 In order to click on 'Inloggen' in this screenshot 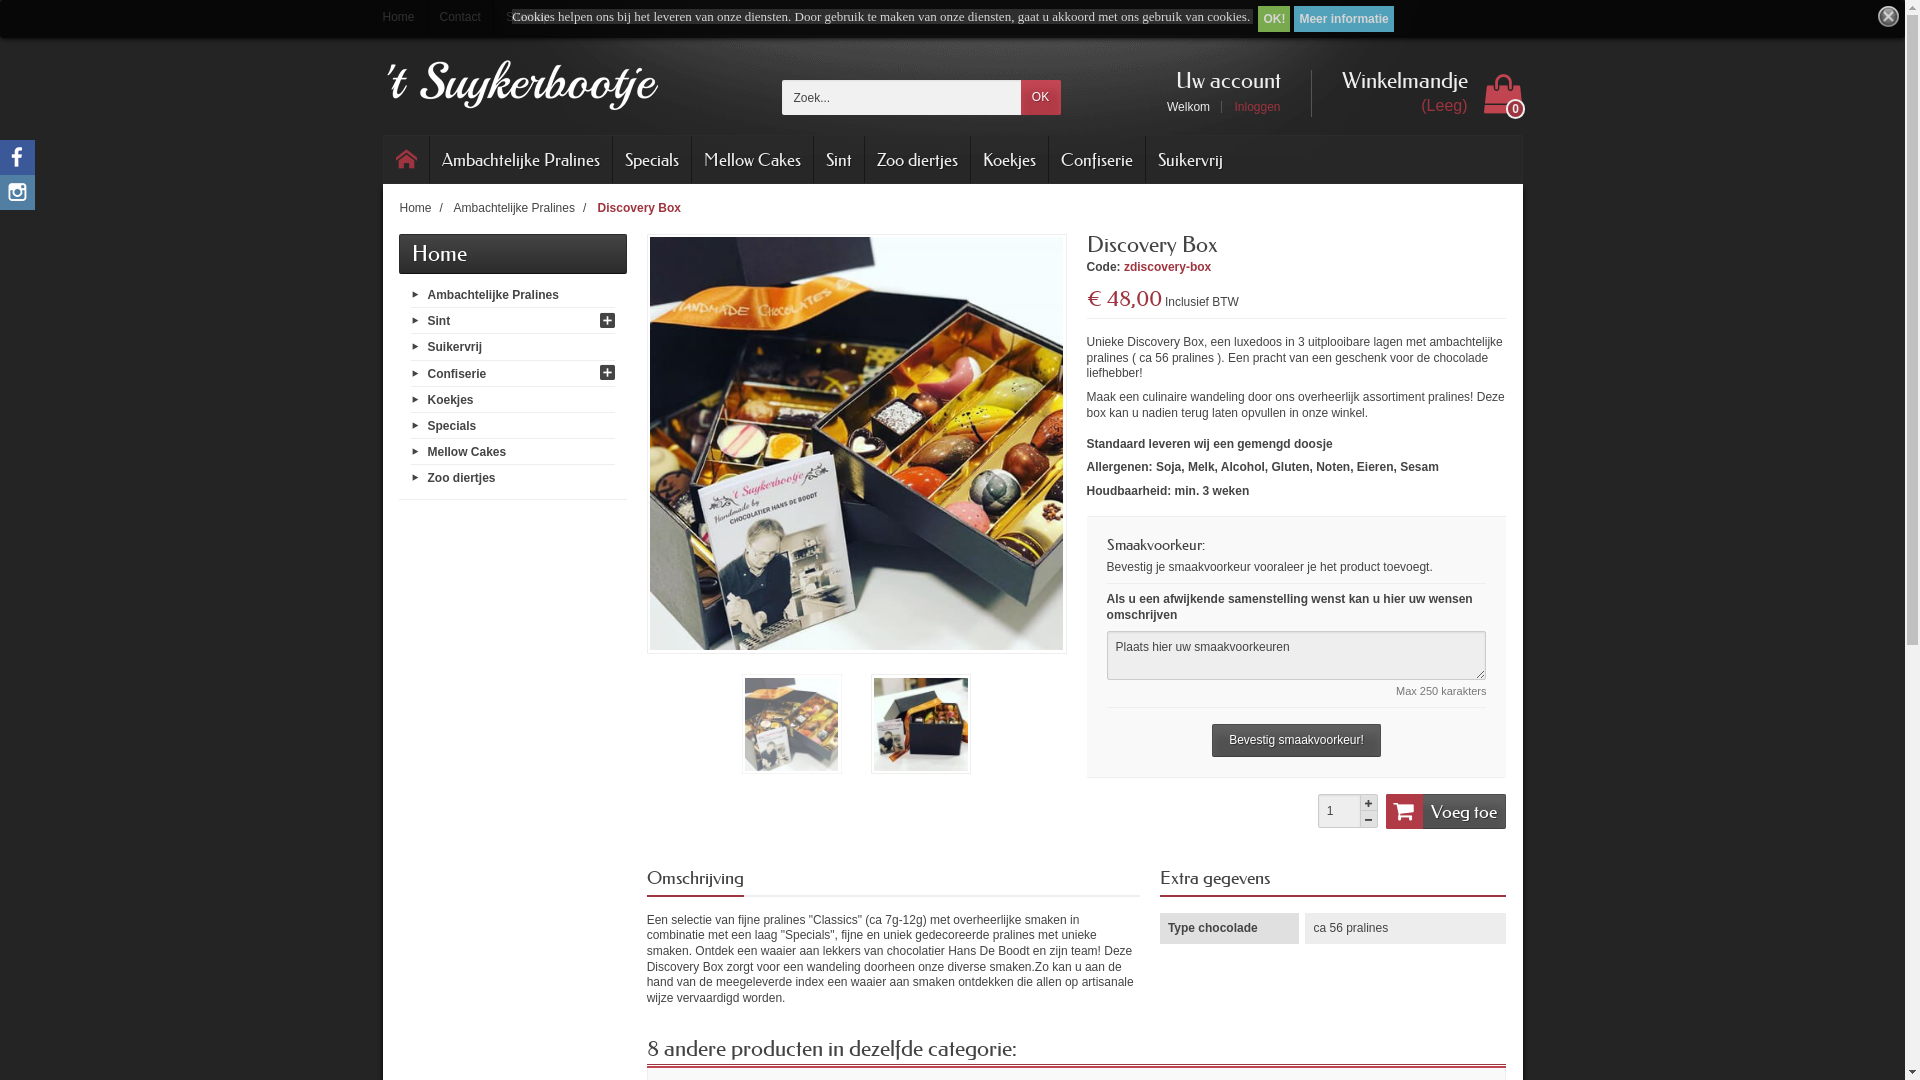, I will do `click(1249, 107)`.